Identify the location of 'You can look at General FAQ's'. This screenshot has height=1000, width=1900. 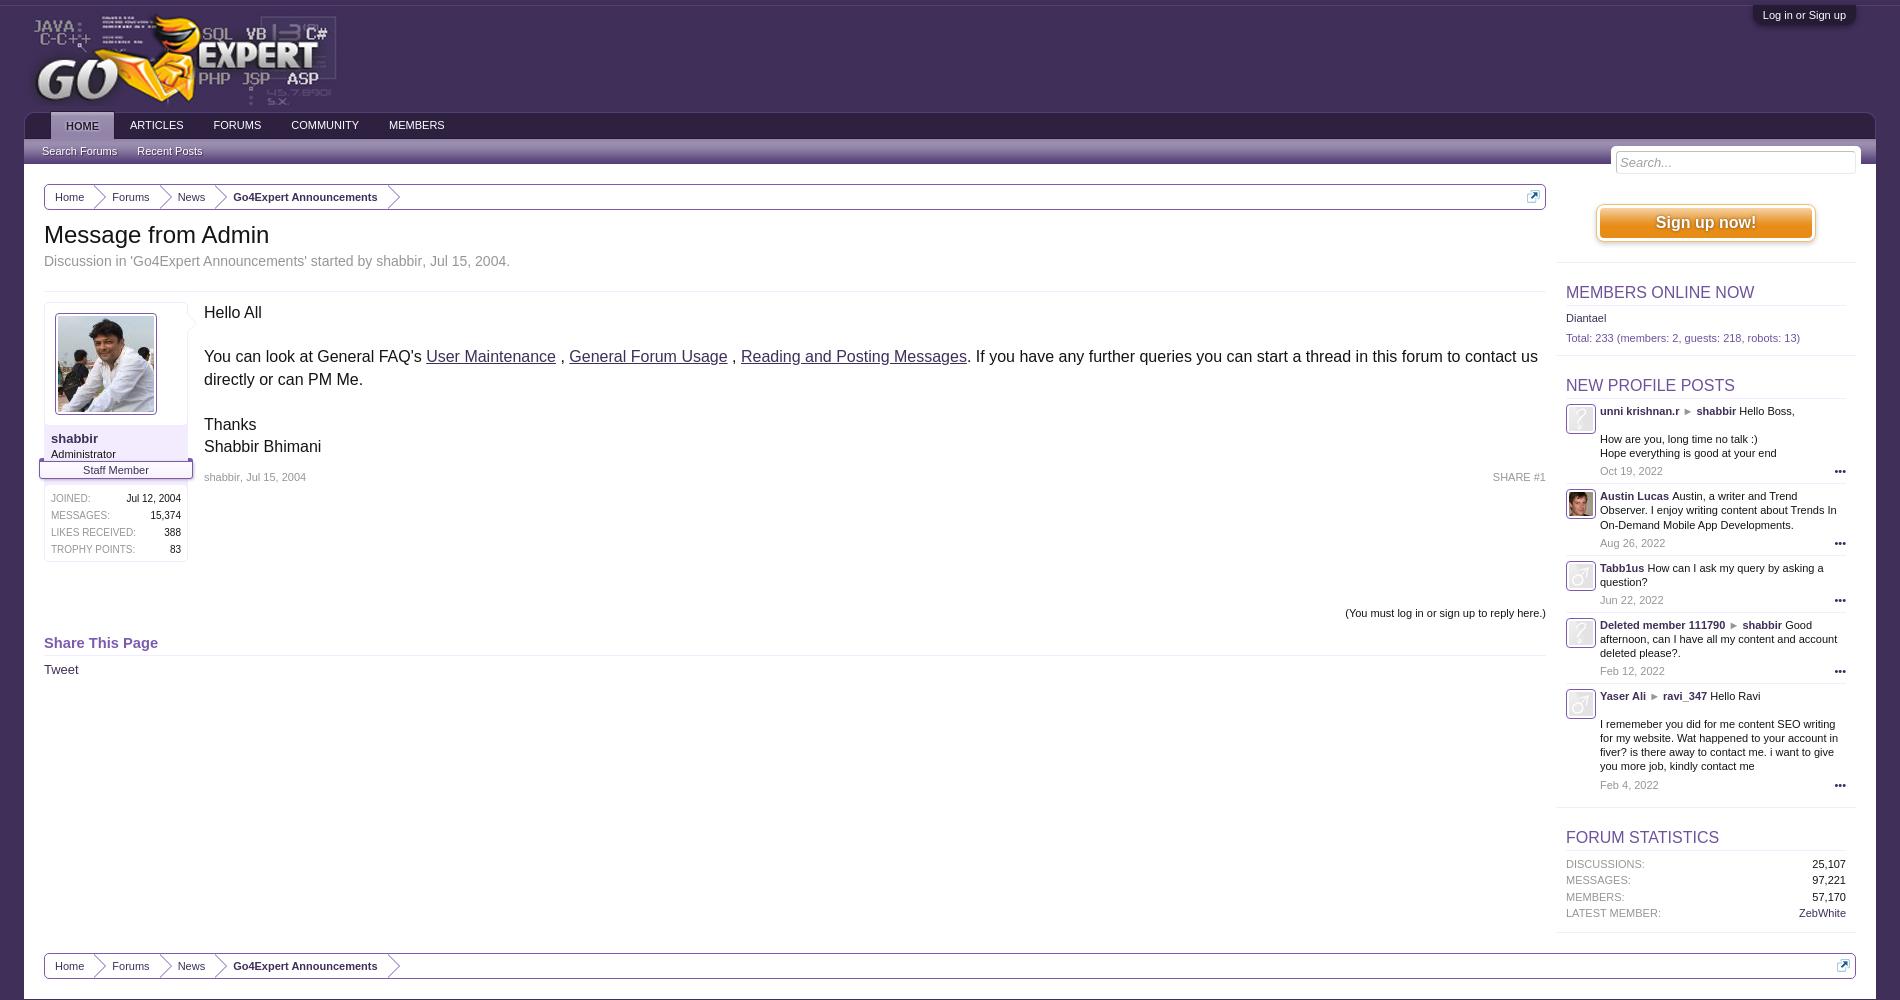
(314, 355).